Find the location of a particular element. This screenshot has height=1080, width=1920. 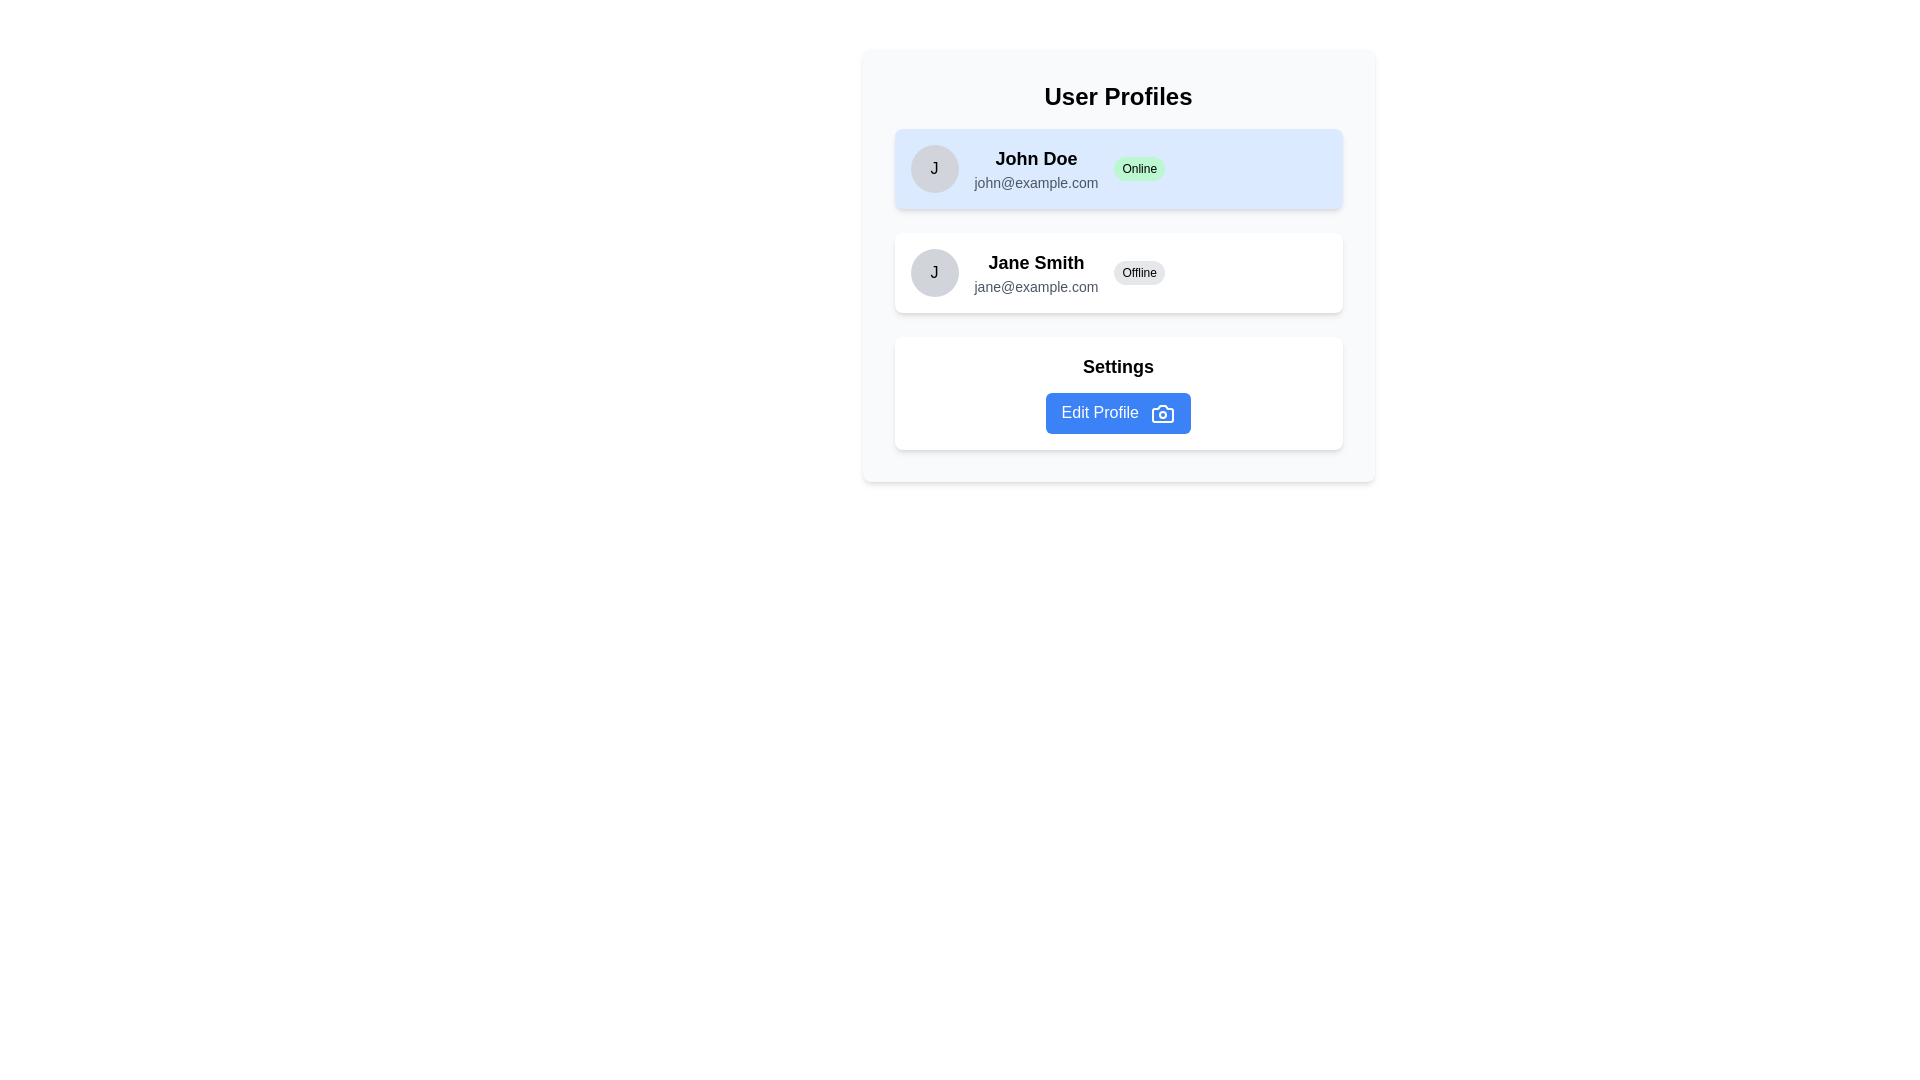

the user profile summary card for 'Jane Smith', which displays the user's name, email, and online status, located below the card for 'John Doe' in the 'User Profiles' section is located at coordinates (1117, 273).